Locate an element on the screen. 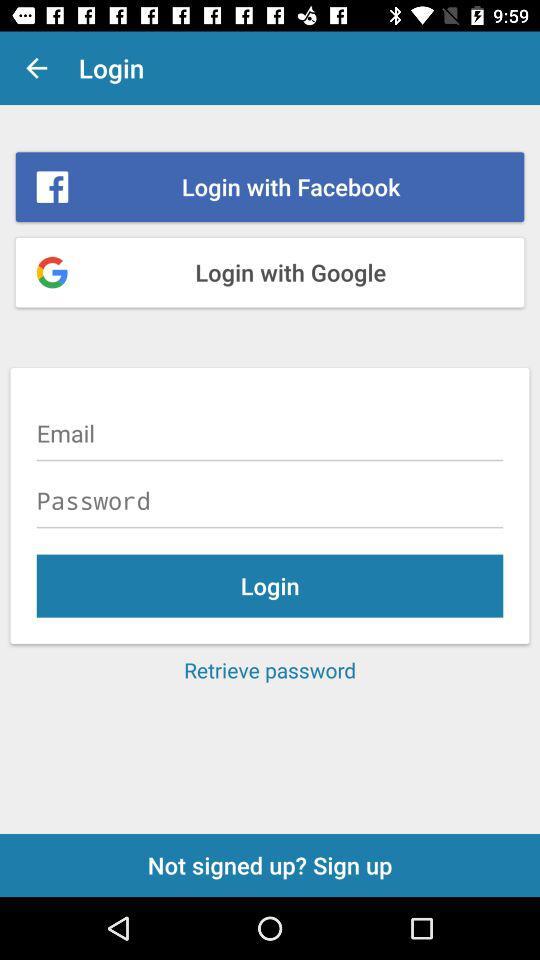  your password is located at coordinates (270, 499).